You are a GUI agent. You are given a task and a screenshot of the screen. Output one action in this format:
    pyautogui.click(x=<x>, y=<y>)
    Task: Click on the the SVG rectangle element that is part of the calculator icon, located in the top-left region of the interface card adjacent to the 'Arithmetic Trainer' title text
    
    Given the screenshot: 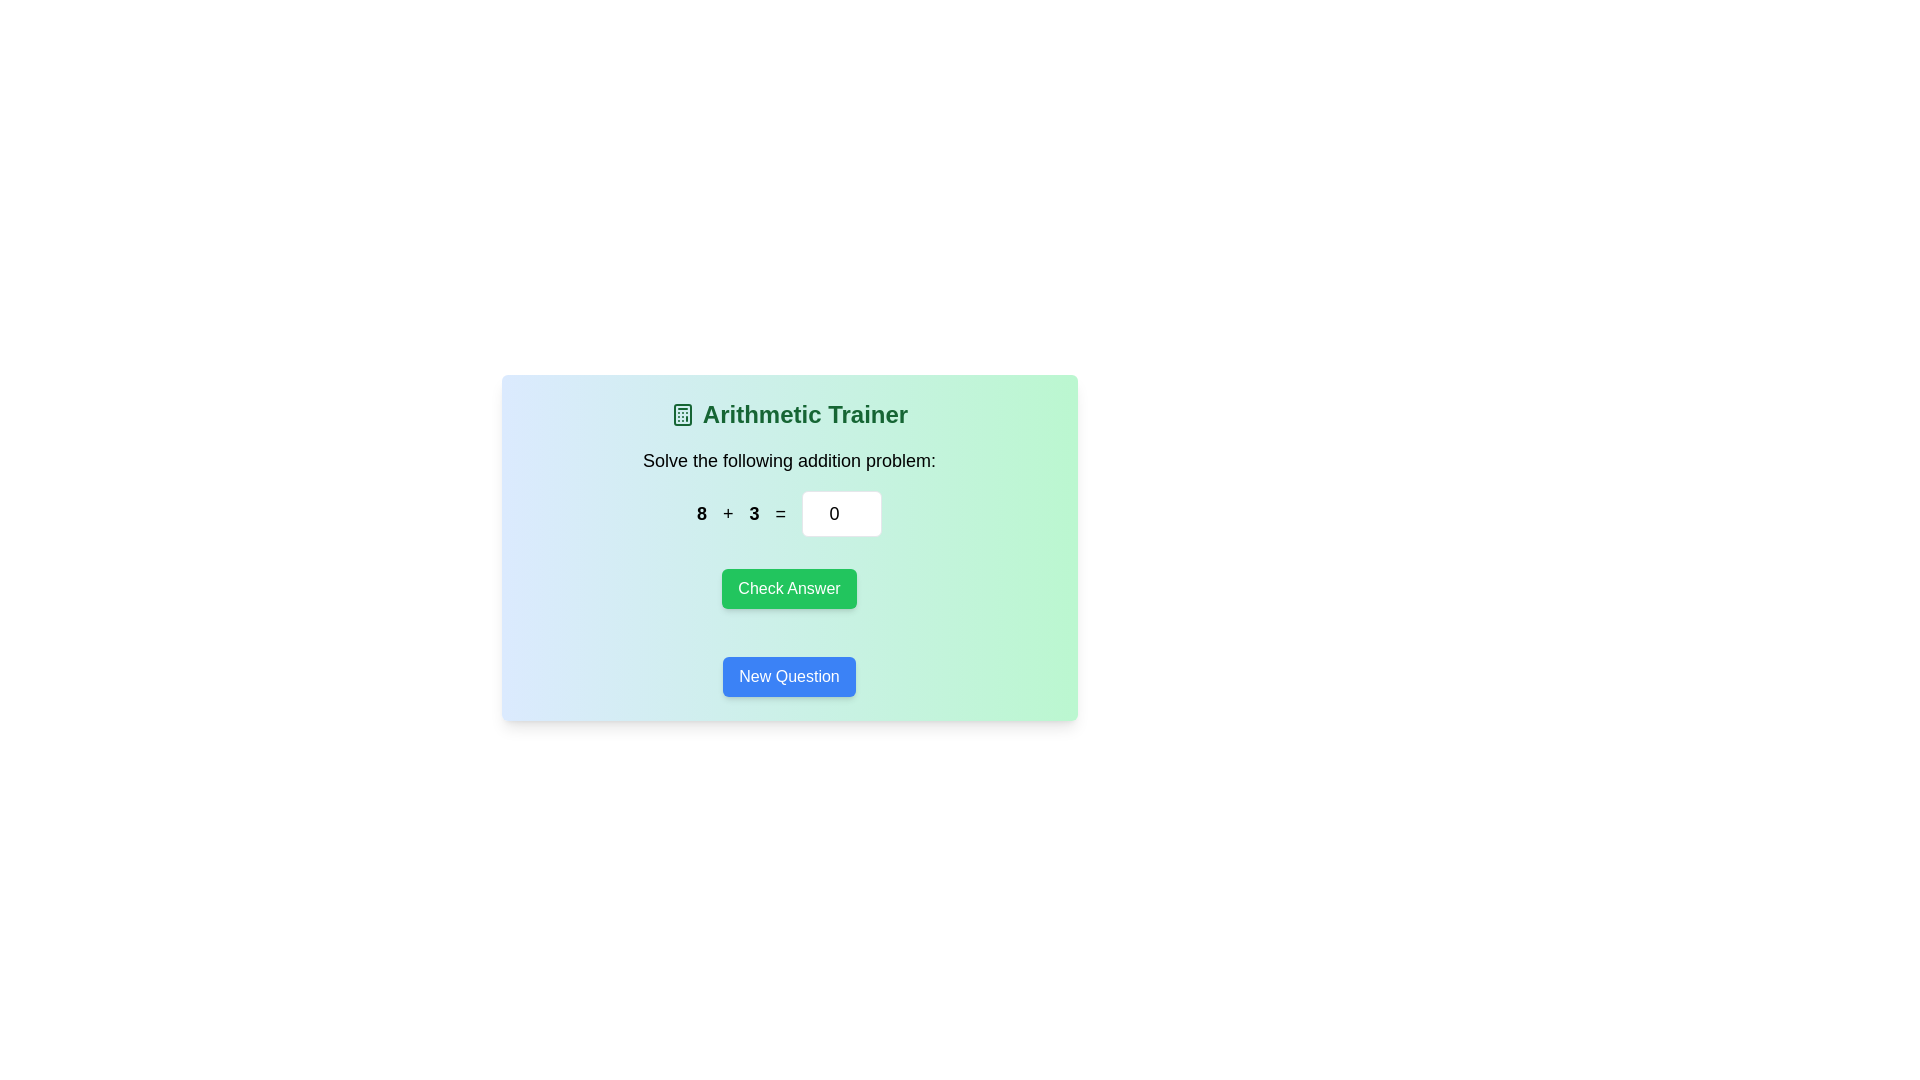 What is the action you would take?
    pyautogui.click(x=682, y=414)
    